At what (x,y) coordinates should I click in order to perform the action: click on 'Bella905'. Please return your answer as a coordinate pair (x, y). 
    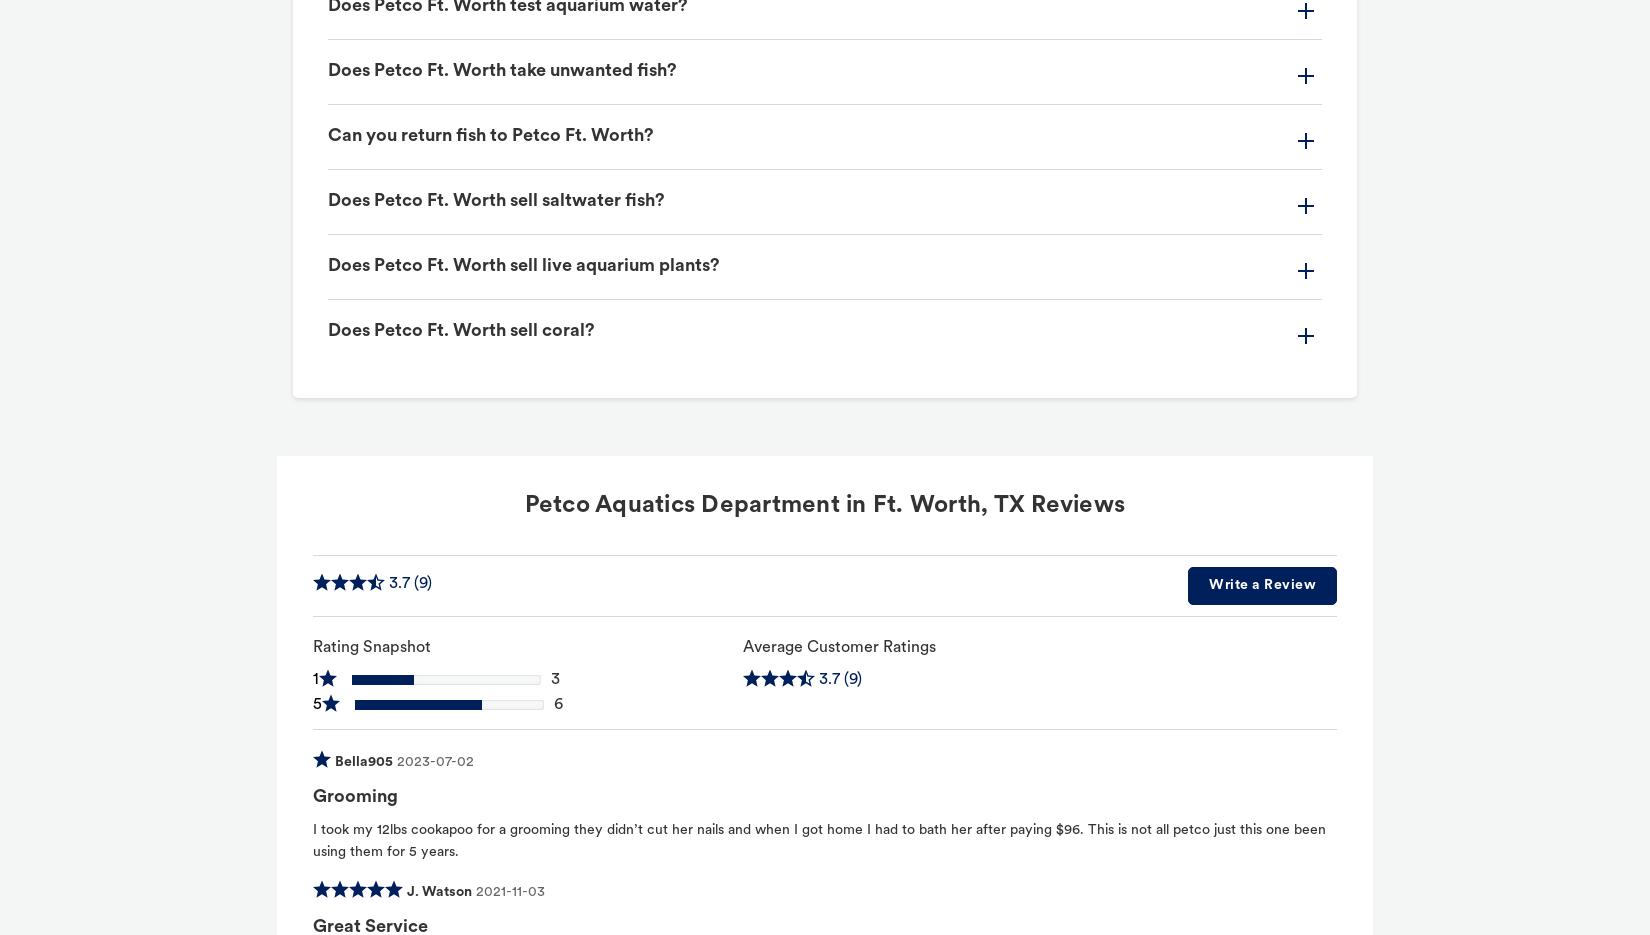
    Looking at the image, I should click on (363, 762).